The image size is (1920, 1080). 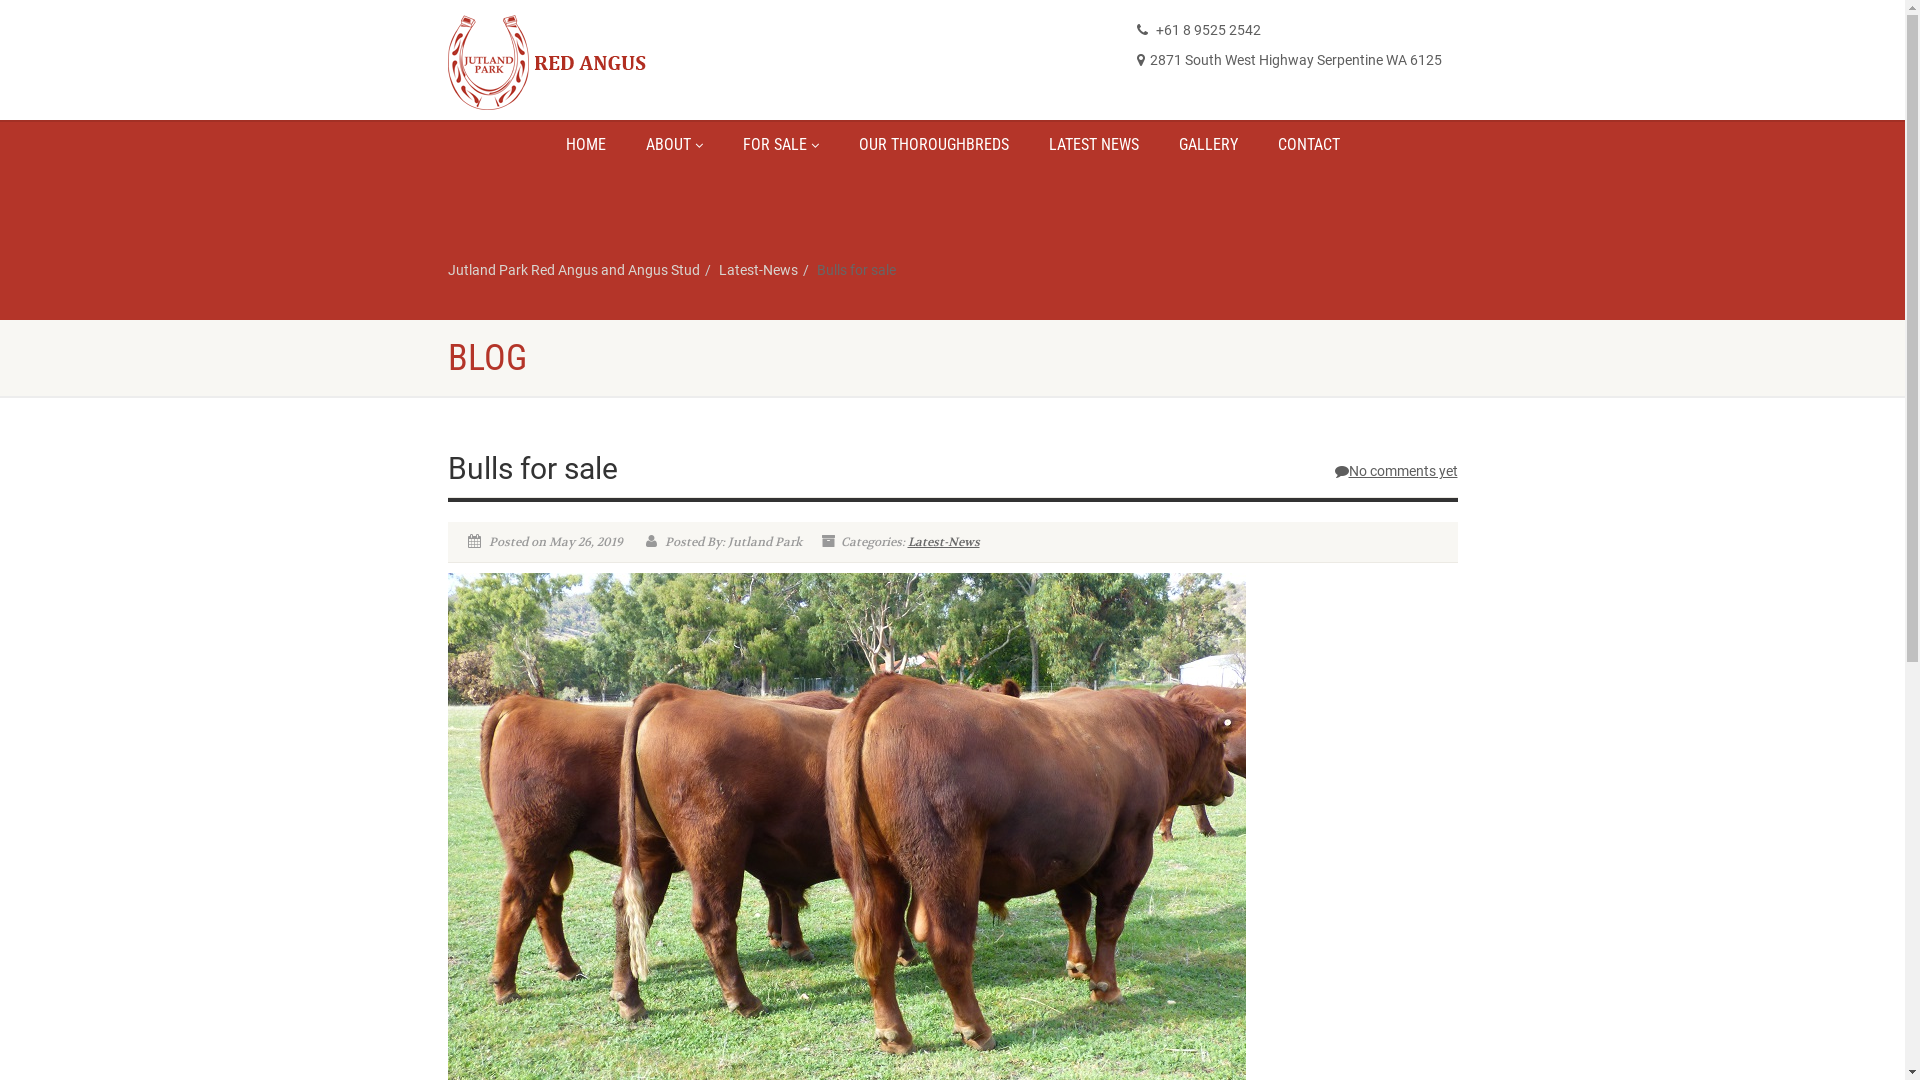 What do you see at coordinates (1206, 144) in the screenshot?
I see `'GALLERY'` at bounding box center [1206, 144].